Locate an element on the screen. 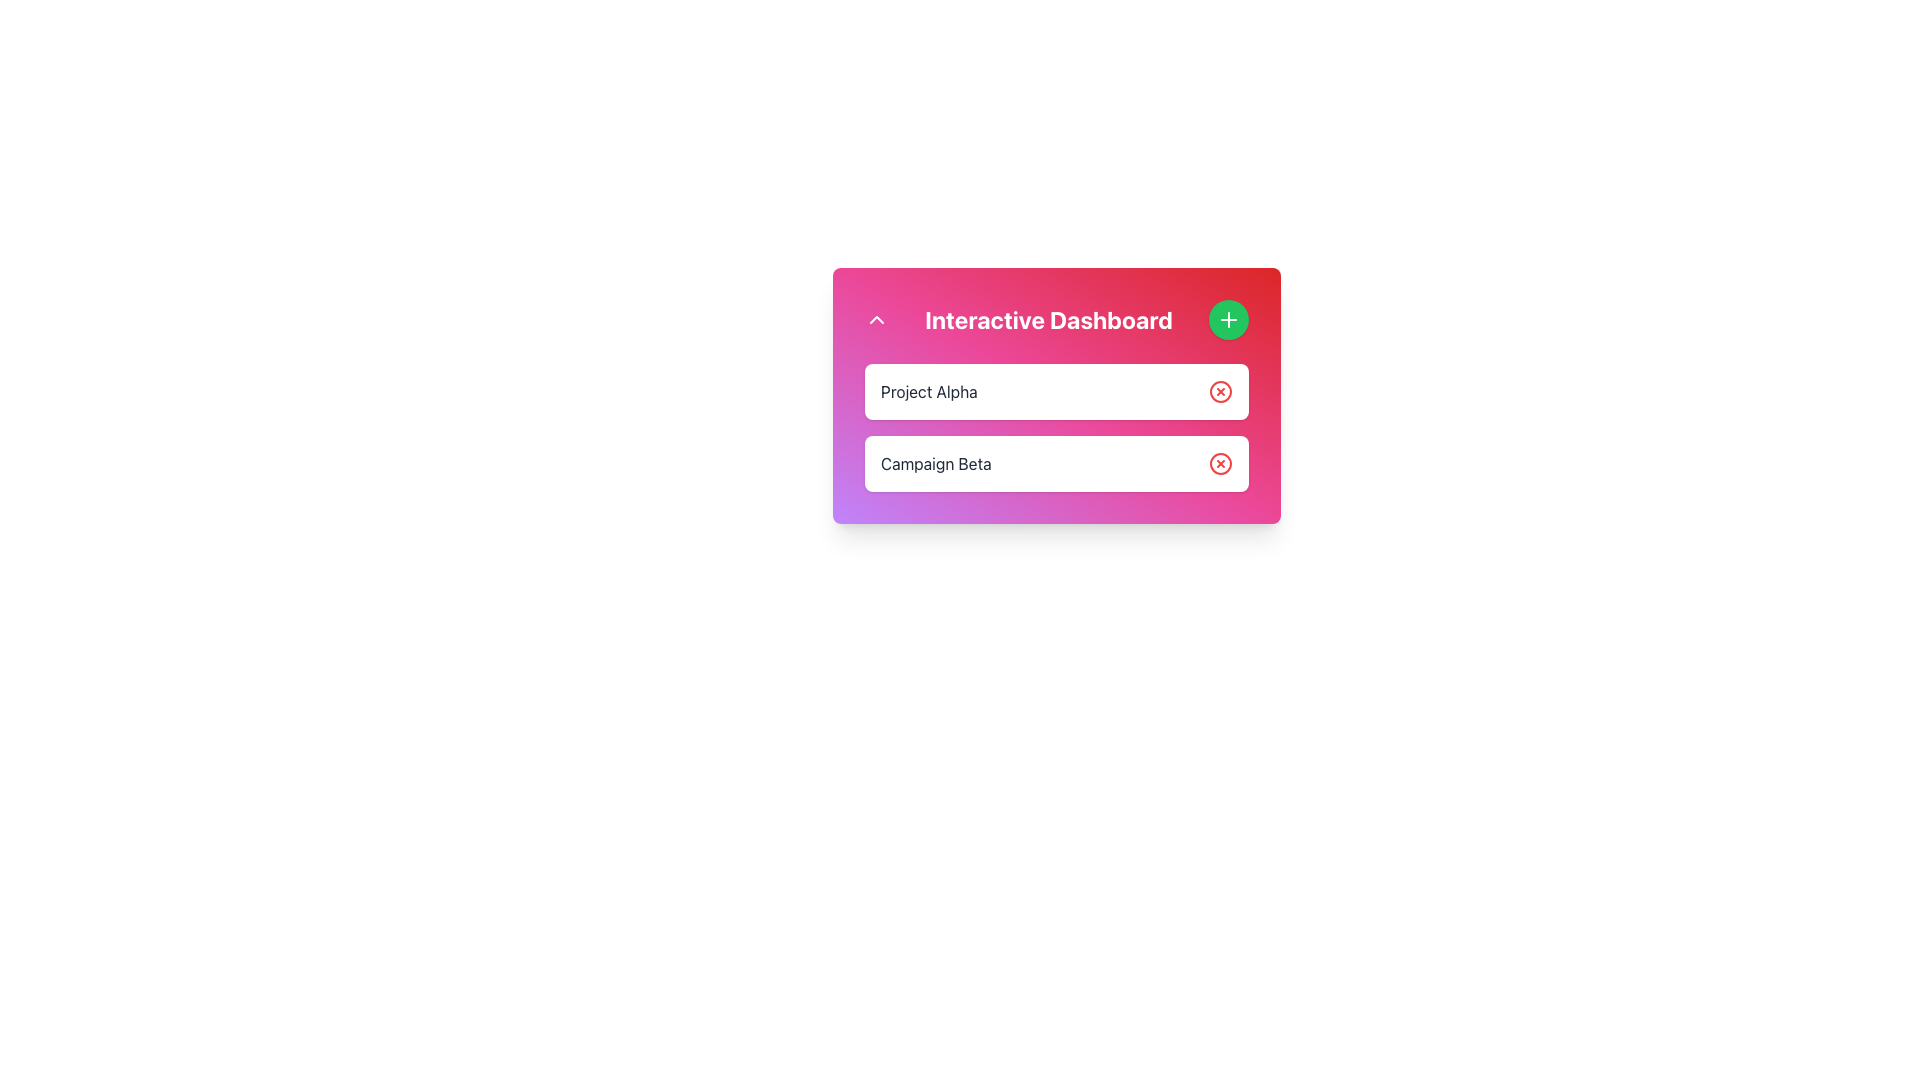 The height and width of the screenshot is (1080, 1920). the button located in the top-right corner of the 'Interactive Dashboard' card is located at coordinates (1227, 319).